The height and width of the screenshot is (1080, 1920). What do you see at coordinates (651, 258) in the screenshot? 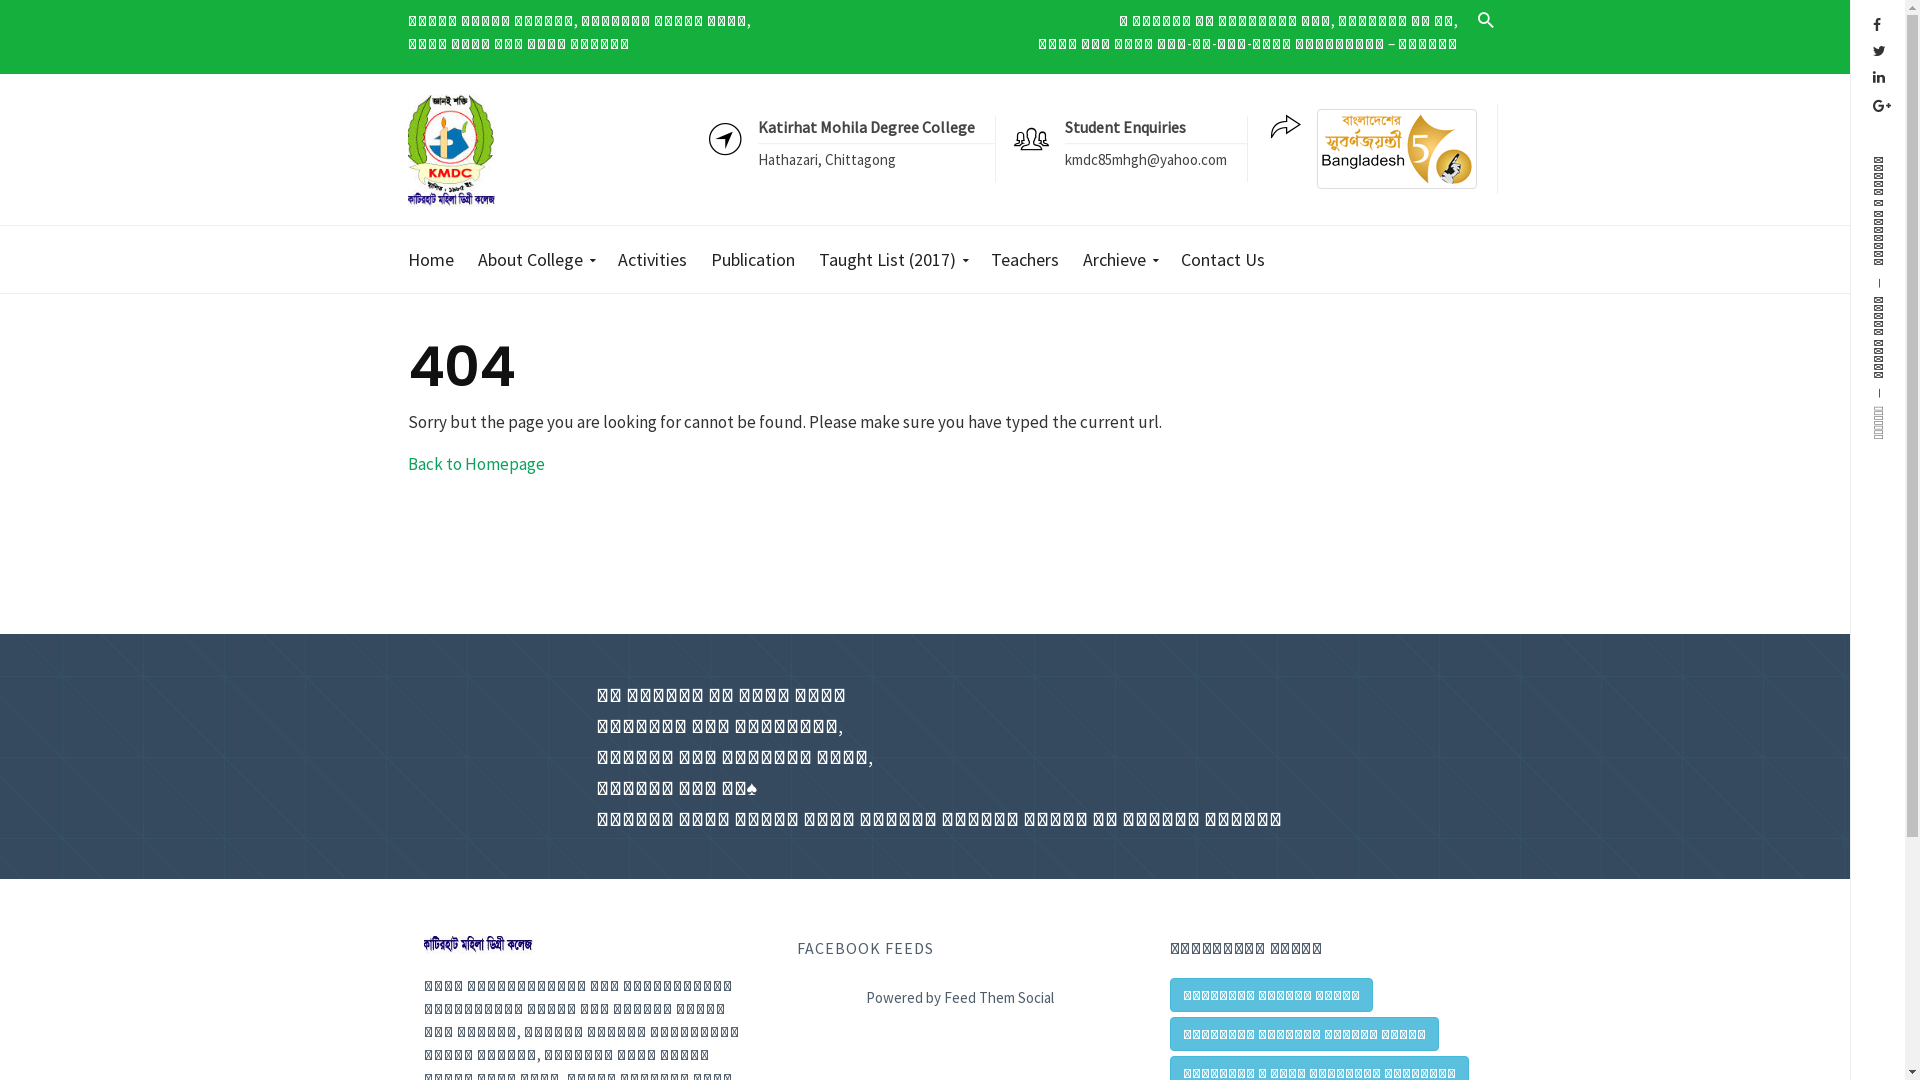
I see `'Activities'` at bounding box center [651, 258].